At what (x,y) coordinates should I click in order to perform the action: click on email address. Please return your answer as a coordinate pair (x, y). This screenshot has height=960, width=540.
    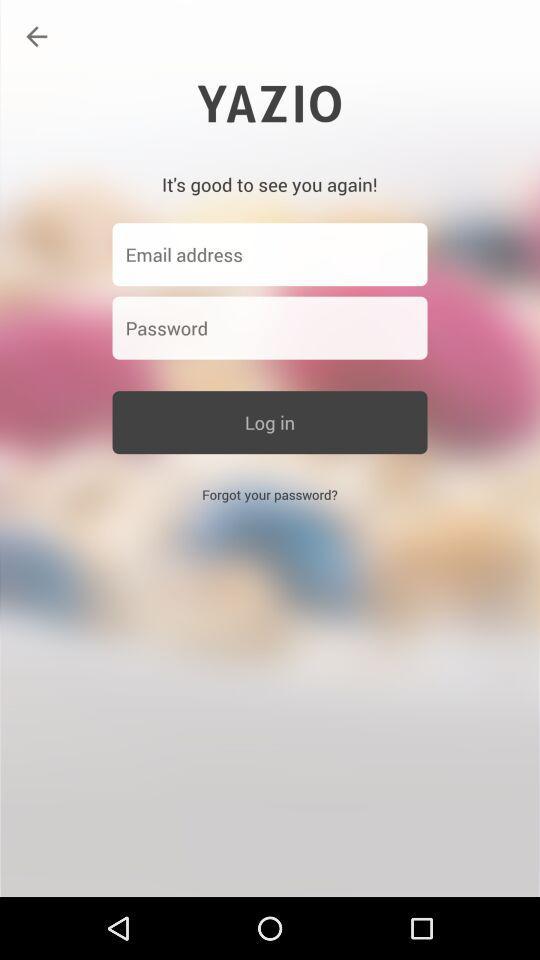
    Looking at the image, I should click on (270, 253).